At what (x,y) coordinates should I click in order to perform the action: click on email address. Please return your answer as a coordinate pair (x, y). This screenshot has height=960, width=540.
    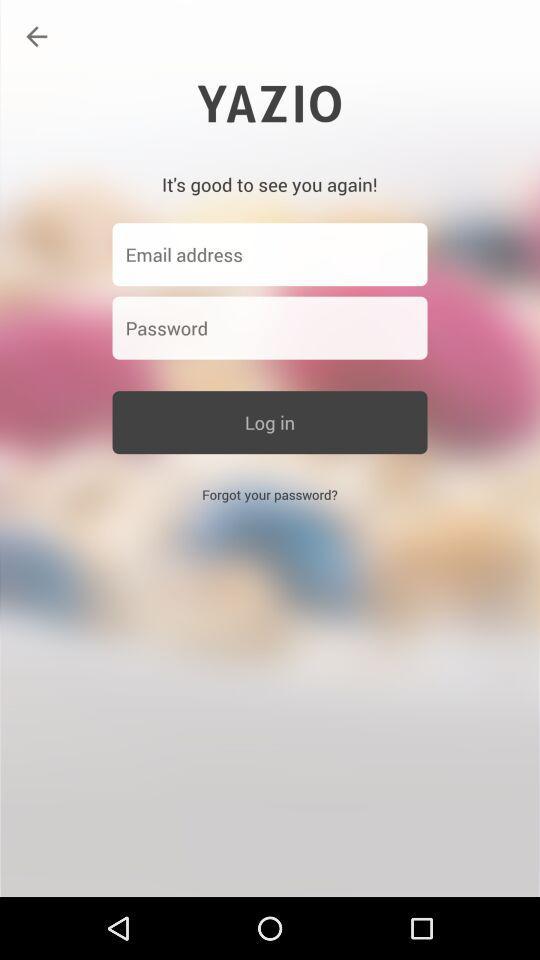
    Looking at the image, I should click on (270, 253).